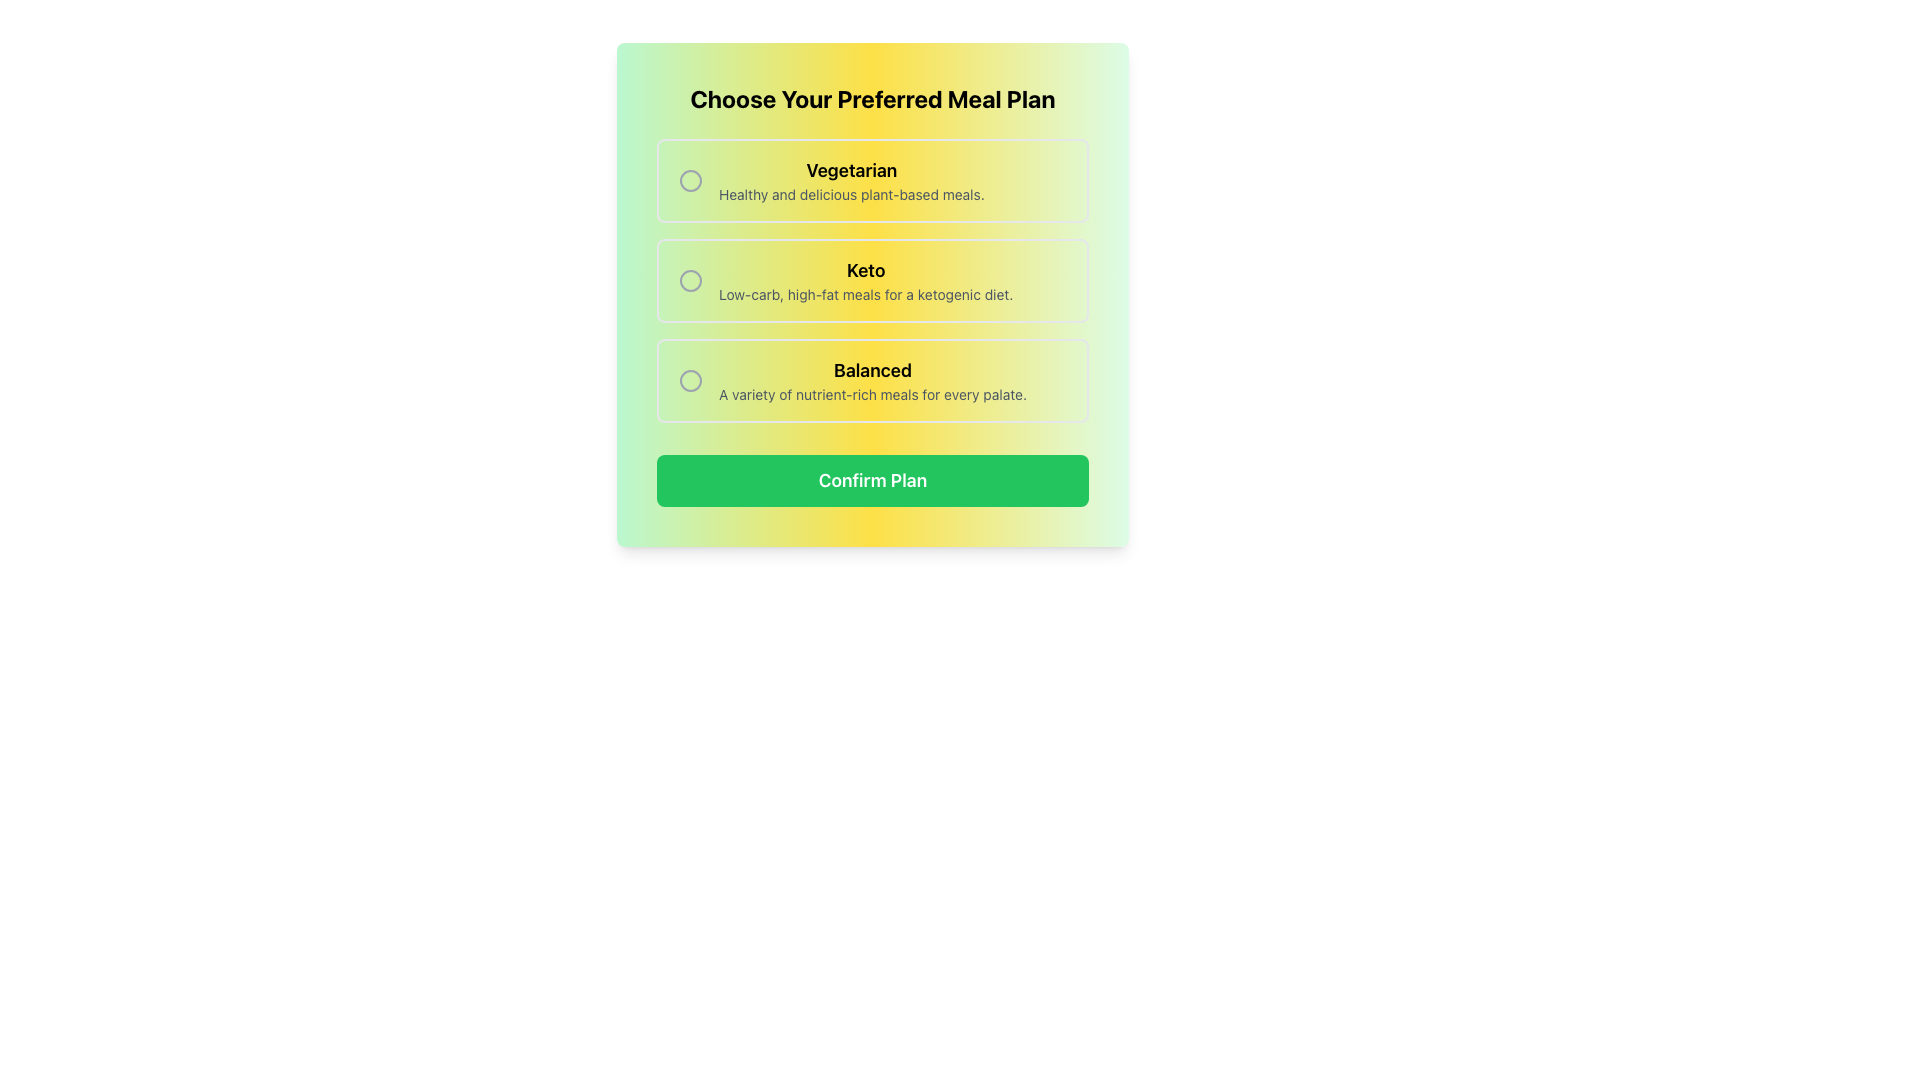  What do you see at coordinates (691, 281) in the screenshot?
I see `the circular radio button indicator` at bounding box center [691, 281].